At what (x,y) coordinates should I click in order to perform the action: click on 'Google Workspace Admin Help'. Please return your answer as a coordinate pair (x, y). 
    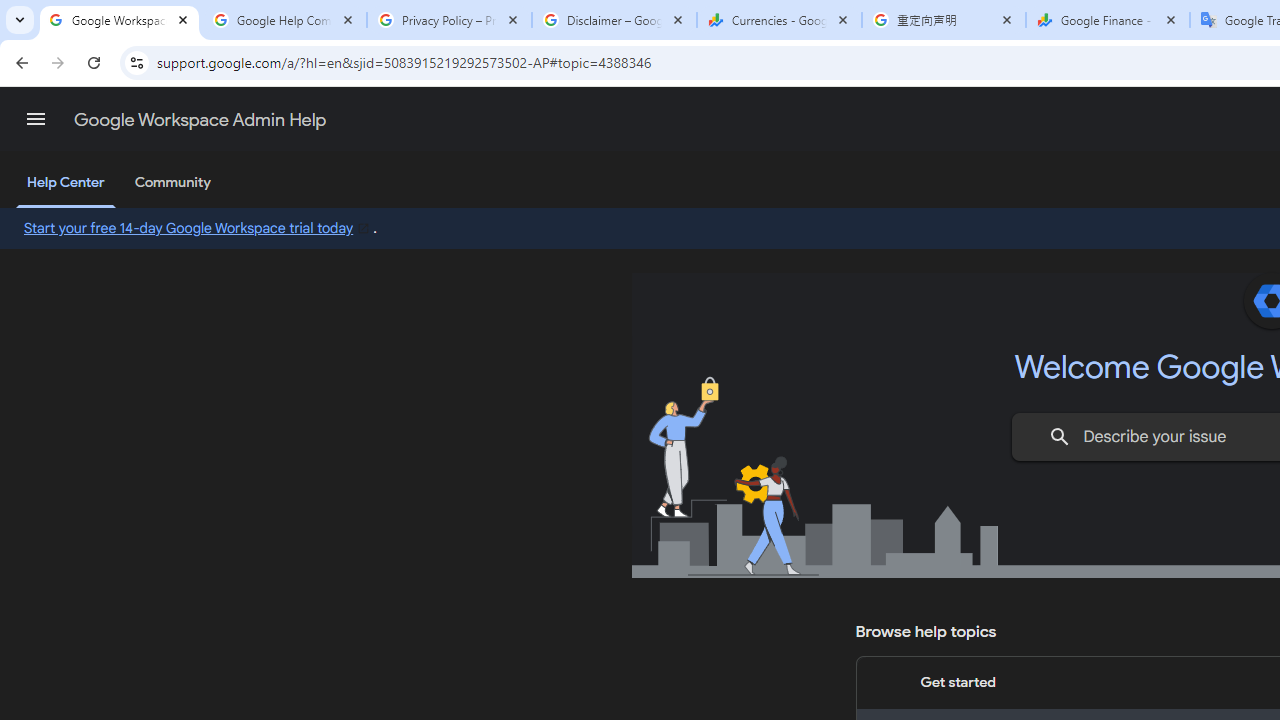
    Looking at the image, I should click on (118, 20).